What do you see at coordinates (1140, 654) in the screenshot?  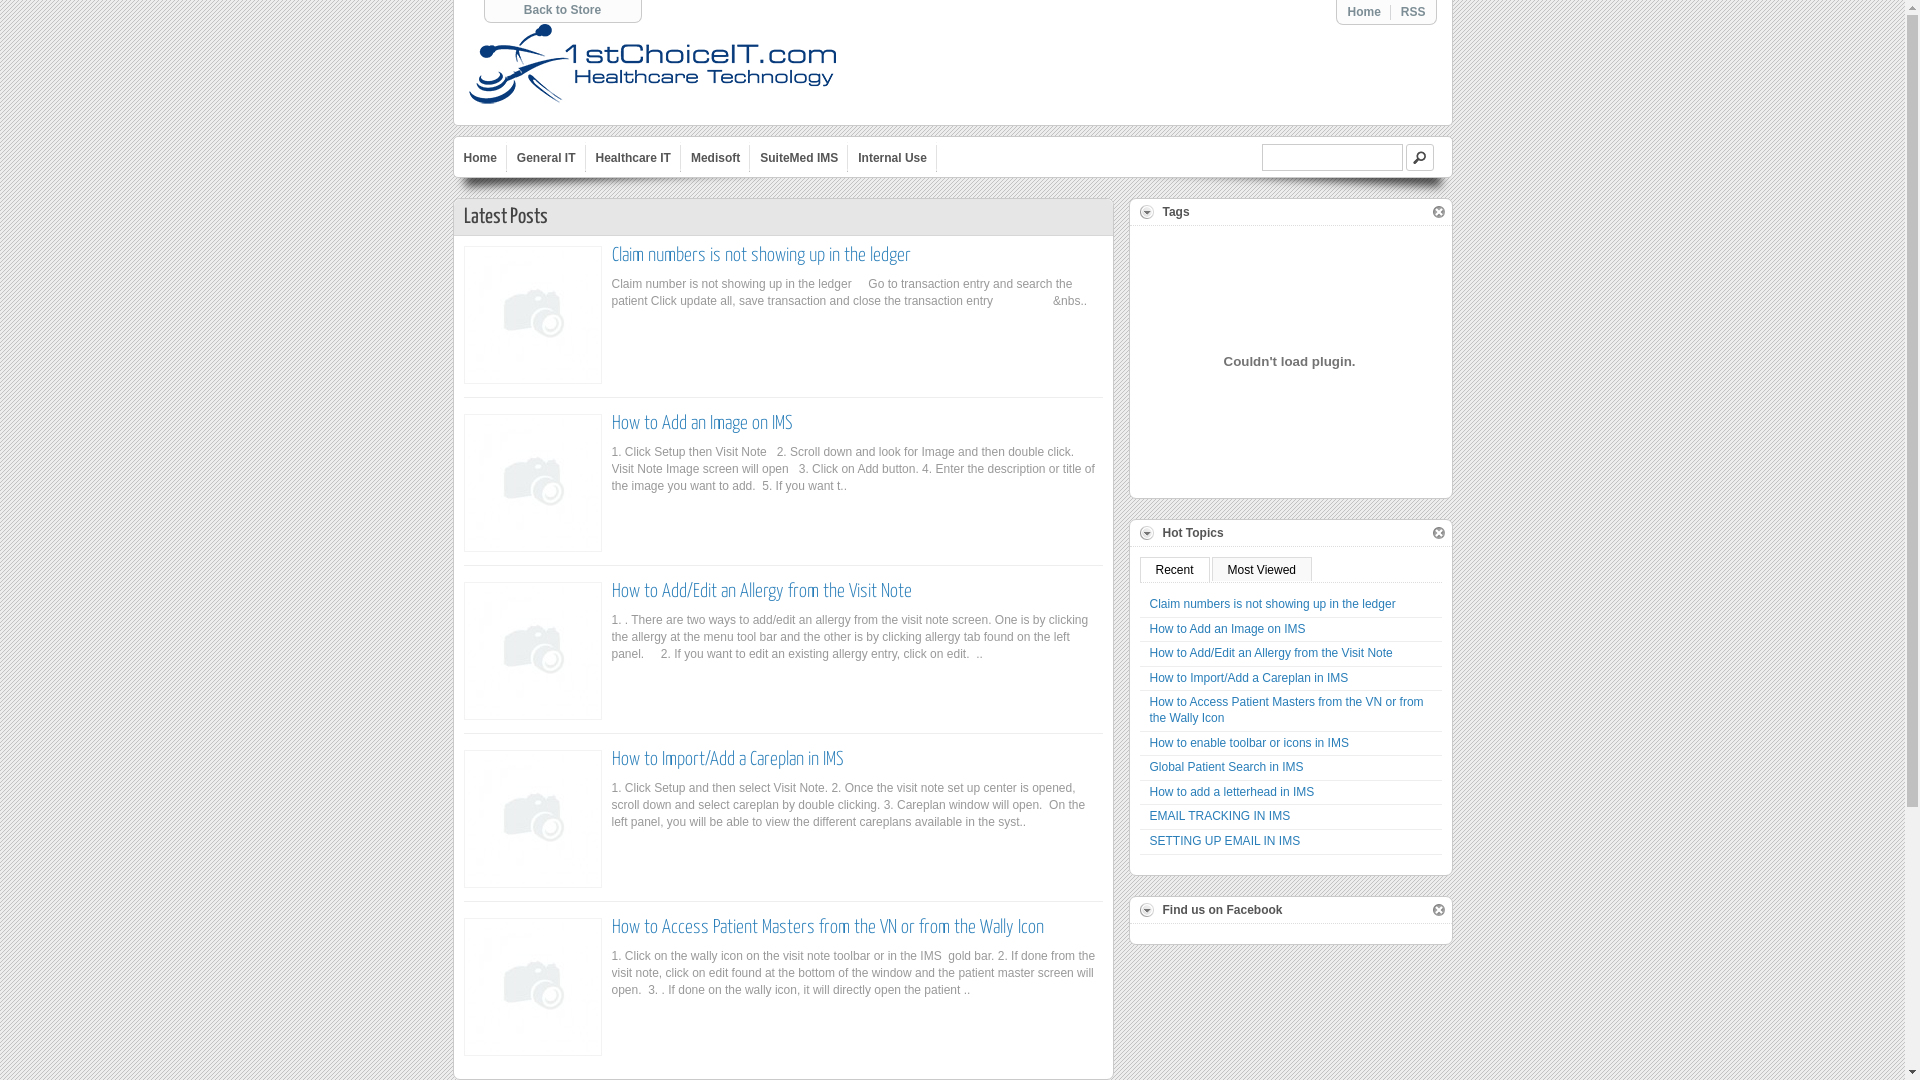 I see `'How to Add/Edit an Allergy from the Visit Note'` at bounding box center [1140, 654].